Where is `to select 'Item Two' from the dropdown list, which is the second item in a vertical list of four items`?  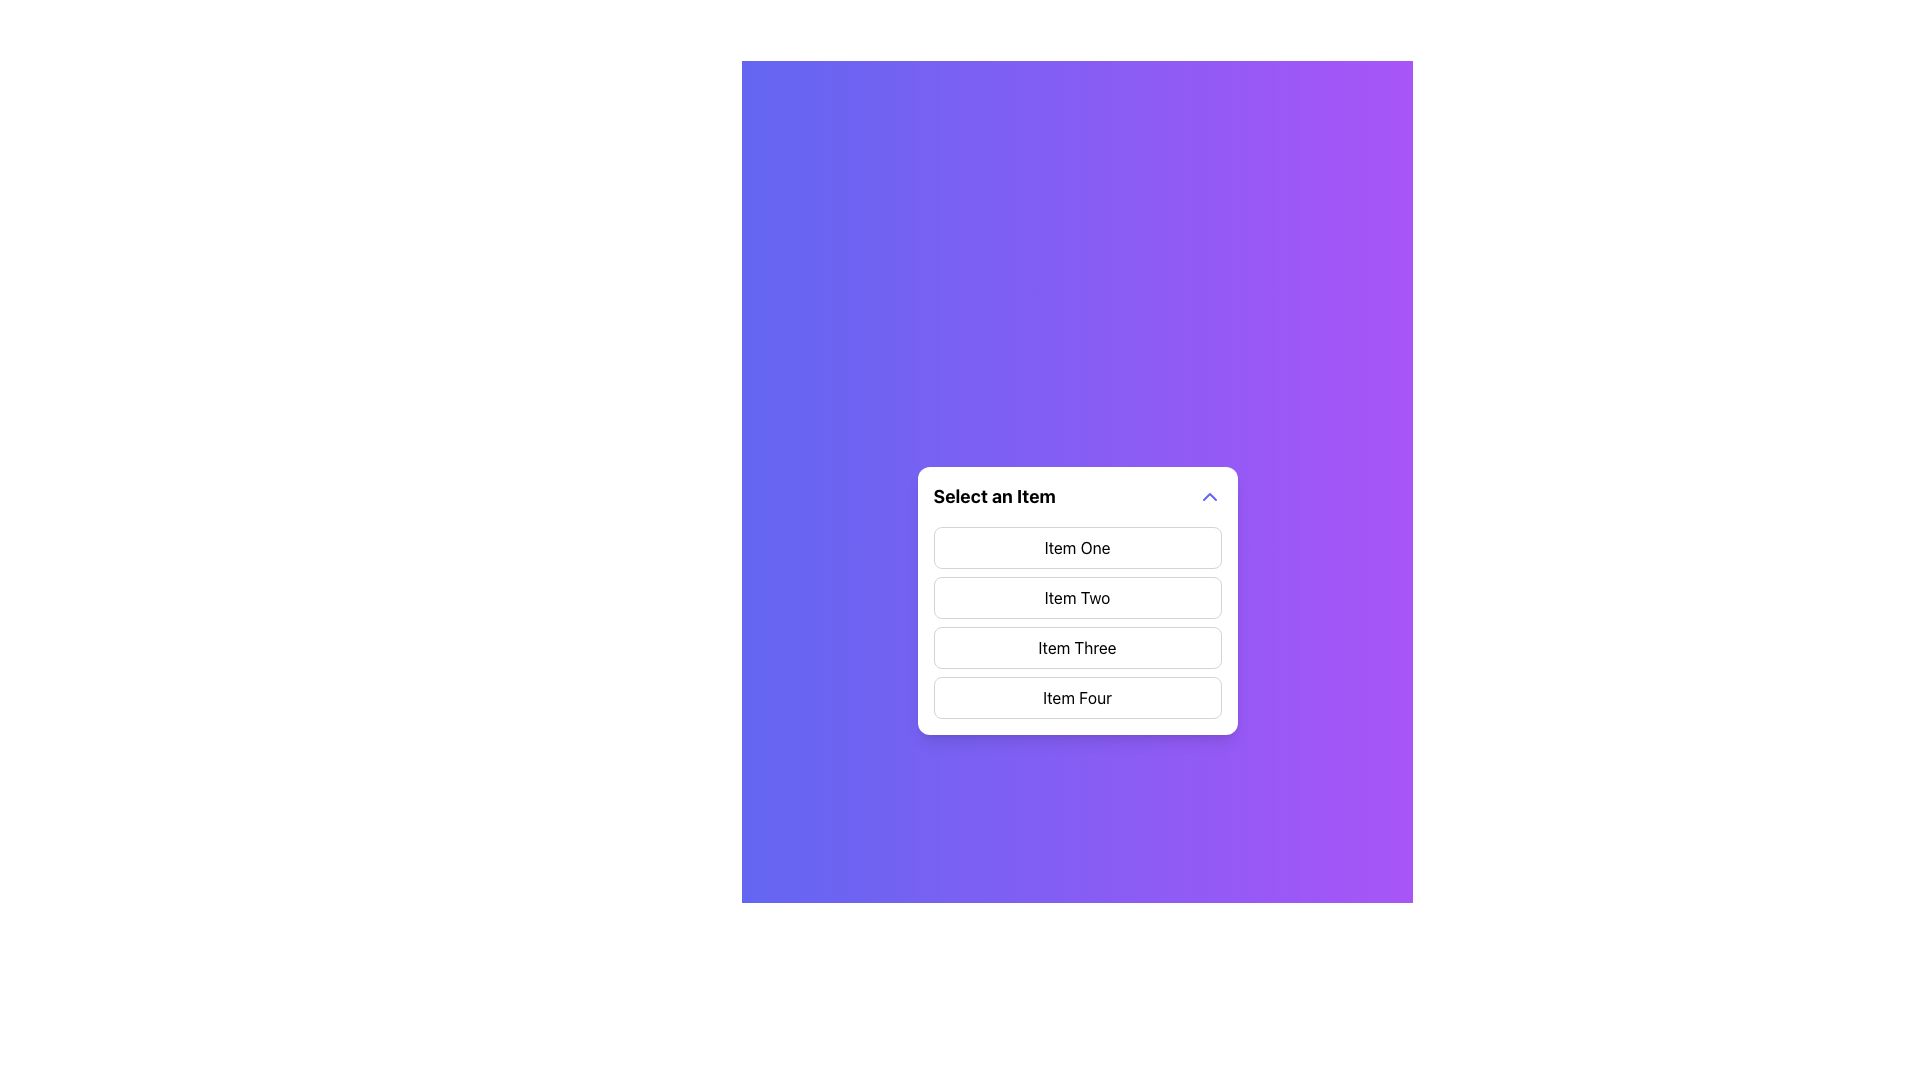 to select 'Item Two' from the dropdown list, which is the second item in a vertical list of four items is located at coordinates (1076, 596).